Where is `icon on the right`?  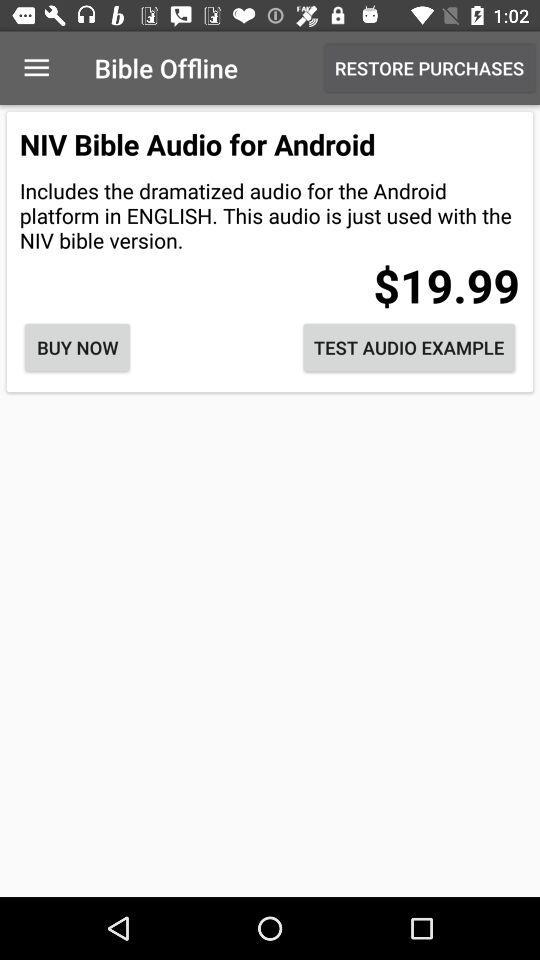 icon on the right is located at coordinates (408, 347).